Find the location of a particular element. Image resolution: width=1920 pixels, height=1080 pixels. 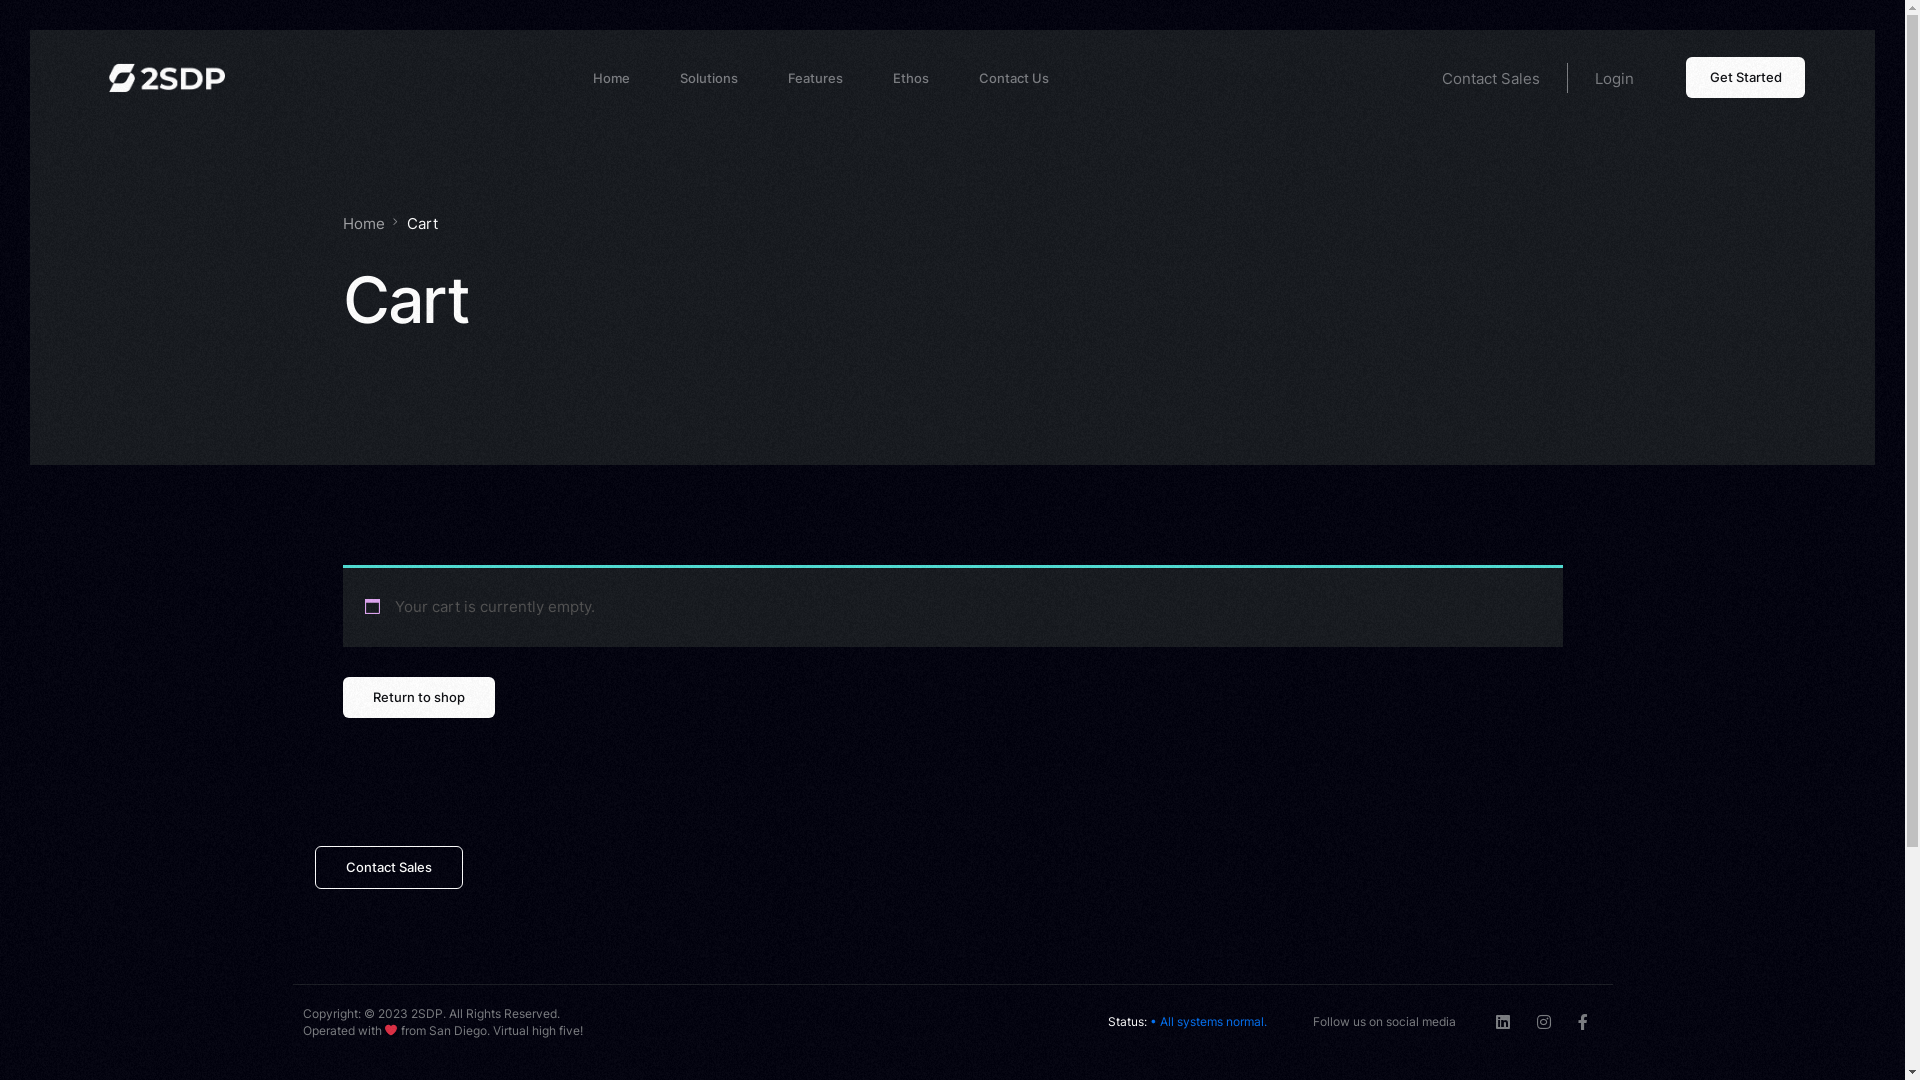

'Contact Sales' is located at coordinates (312, 866).